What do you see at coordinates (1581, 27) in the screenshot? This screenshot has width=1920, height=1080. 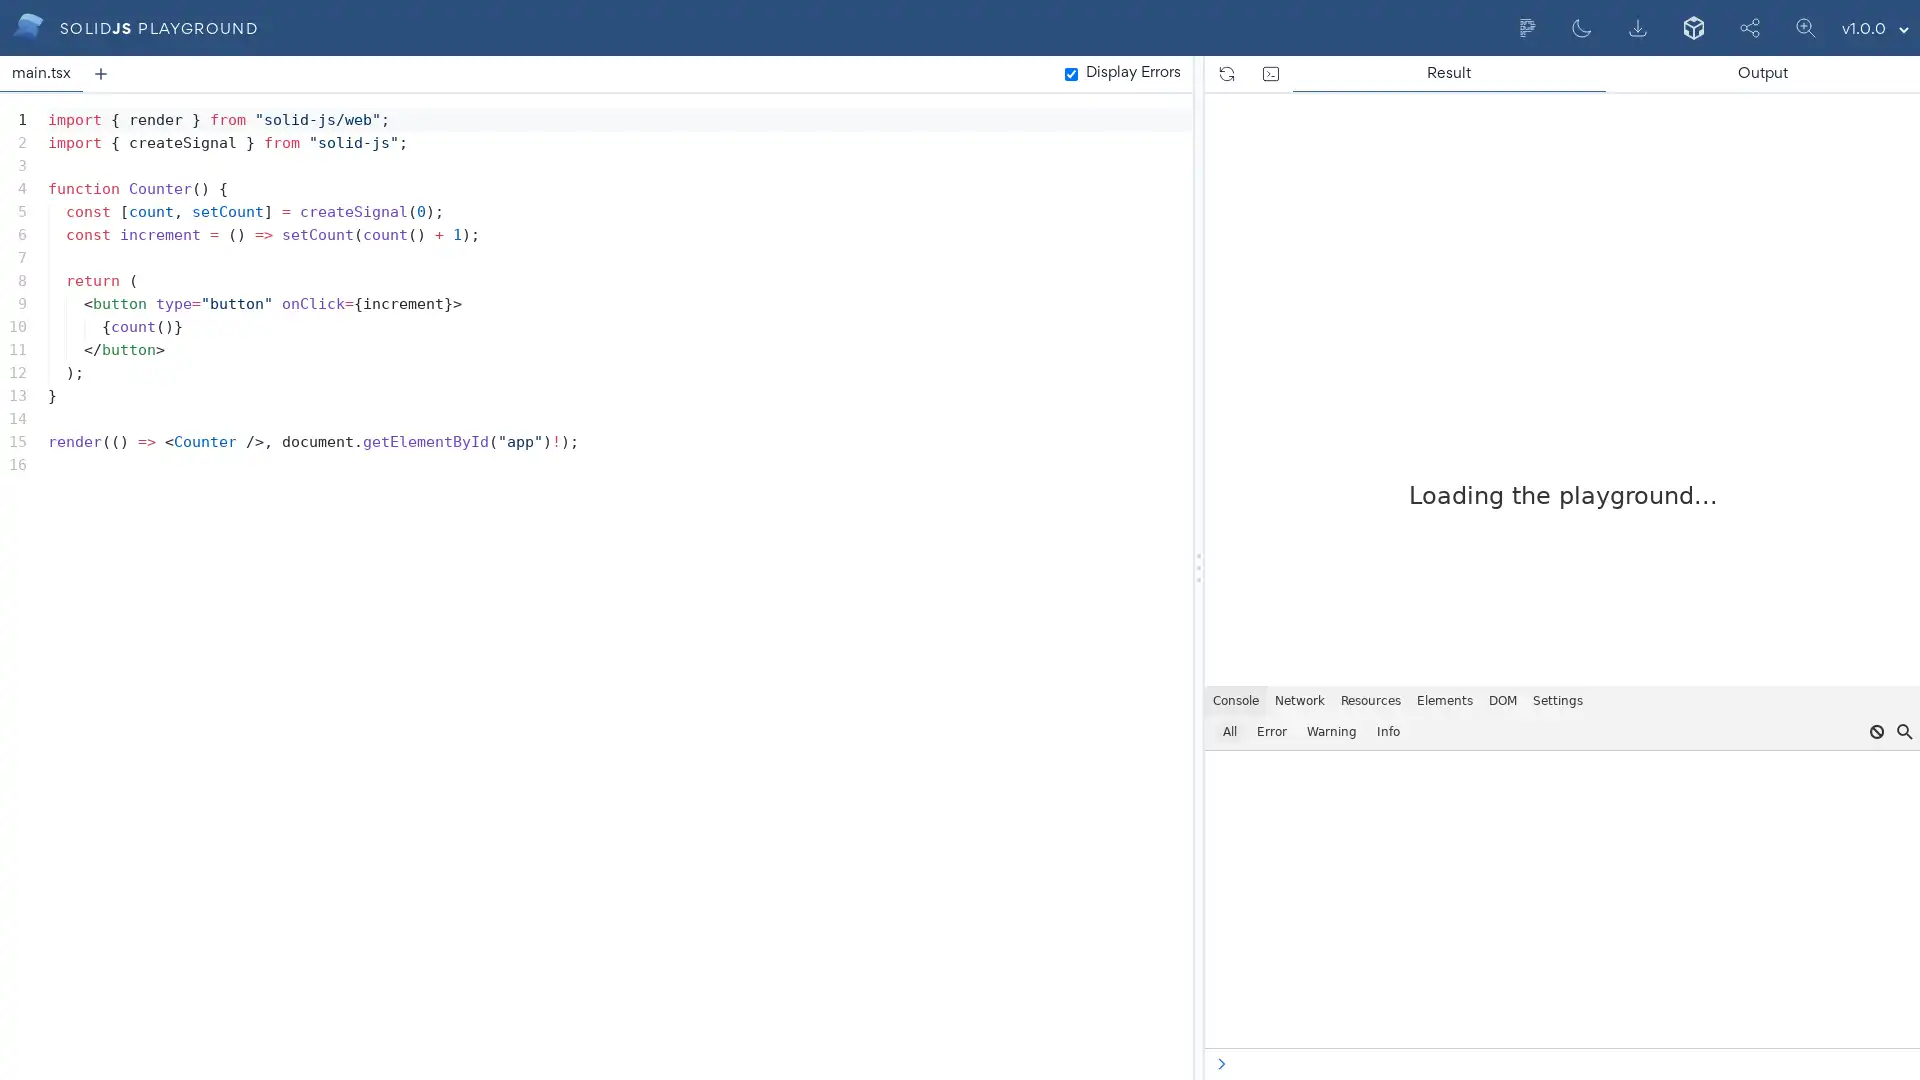 I see `Dark mode` at bounding box center [1581, 27].